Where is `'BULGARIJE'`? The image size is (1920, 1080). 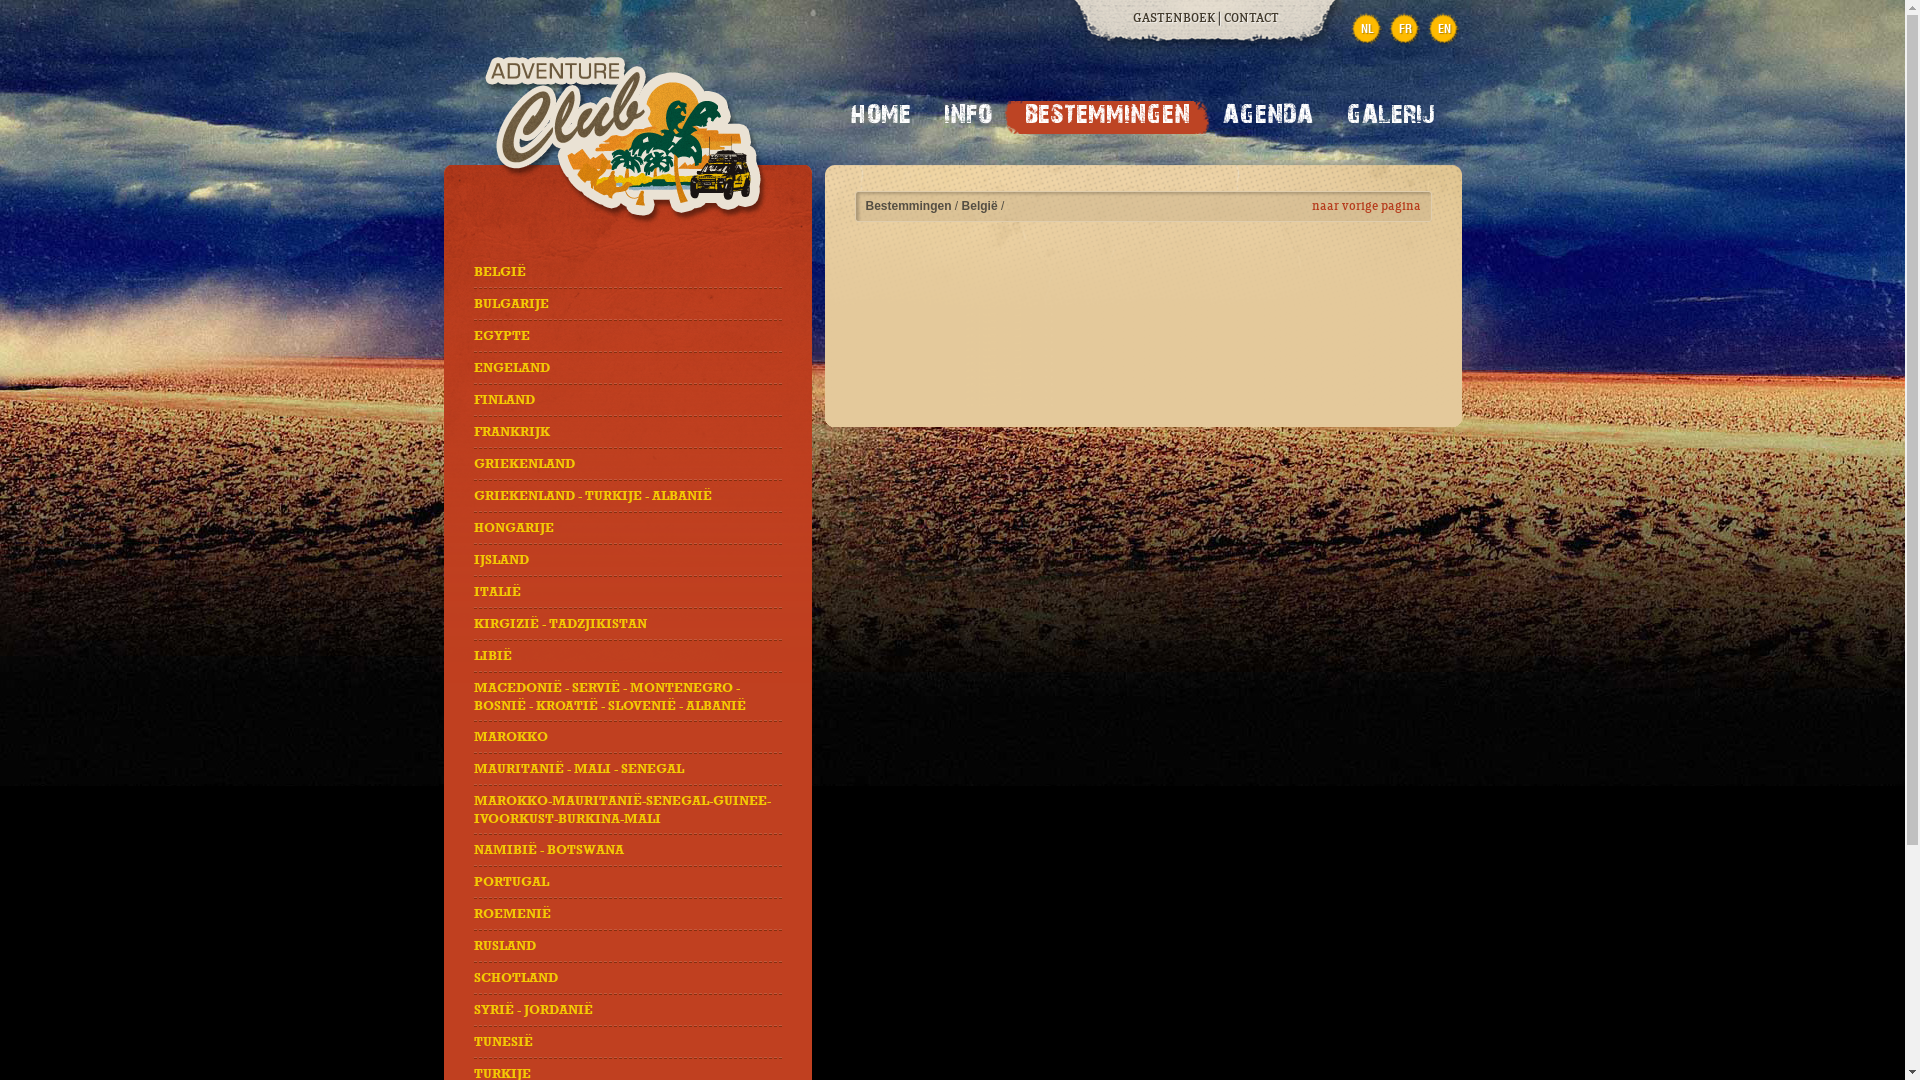
'BULGARIJE' is located at coordinates (511, 304).